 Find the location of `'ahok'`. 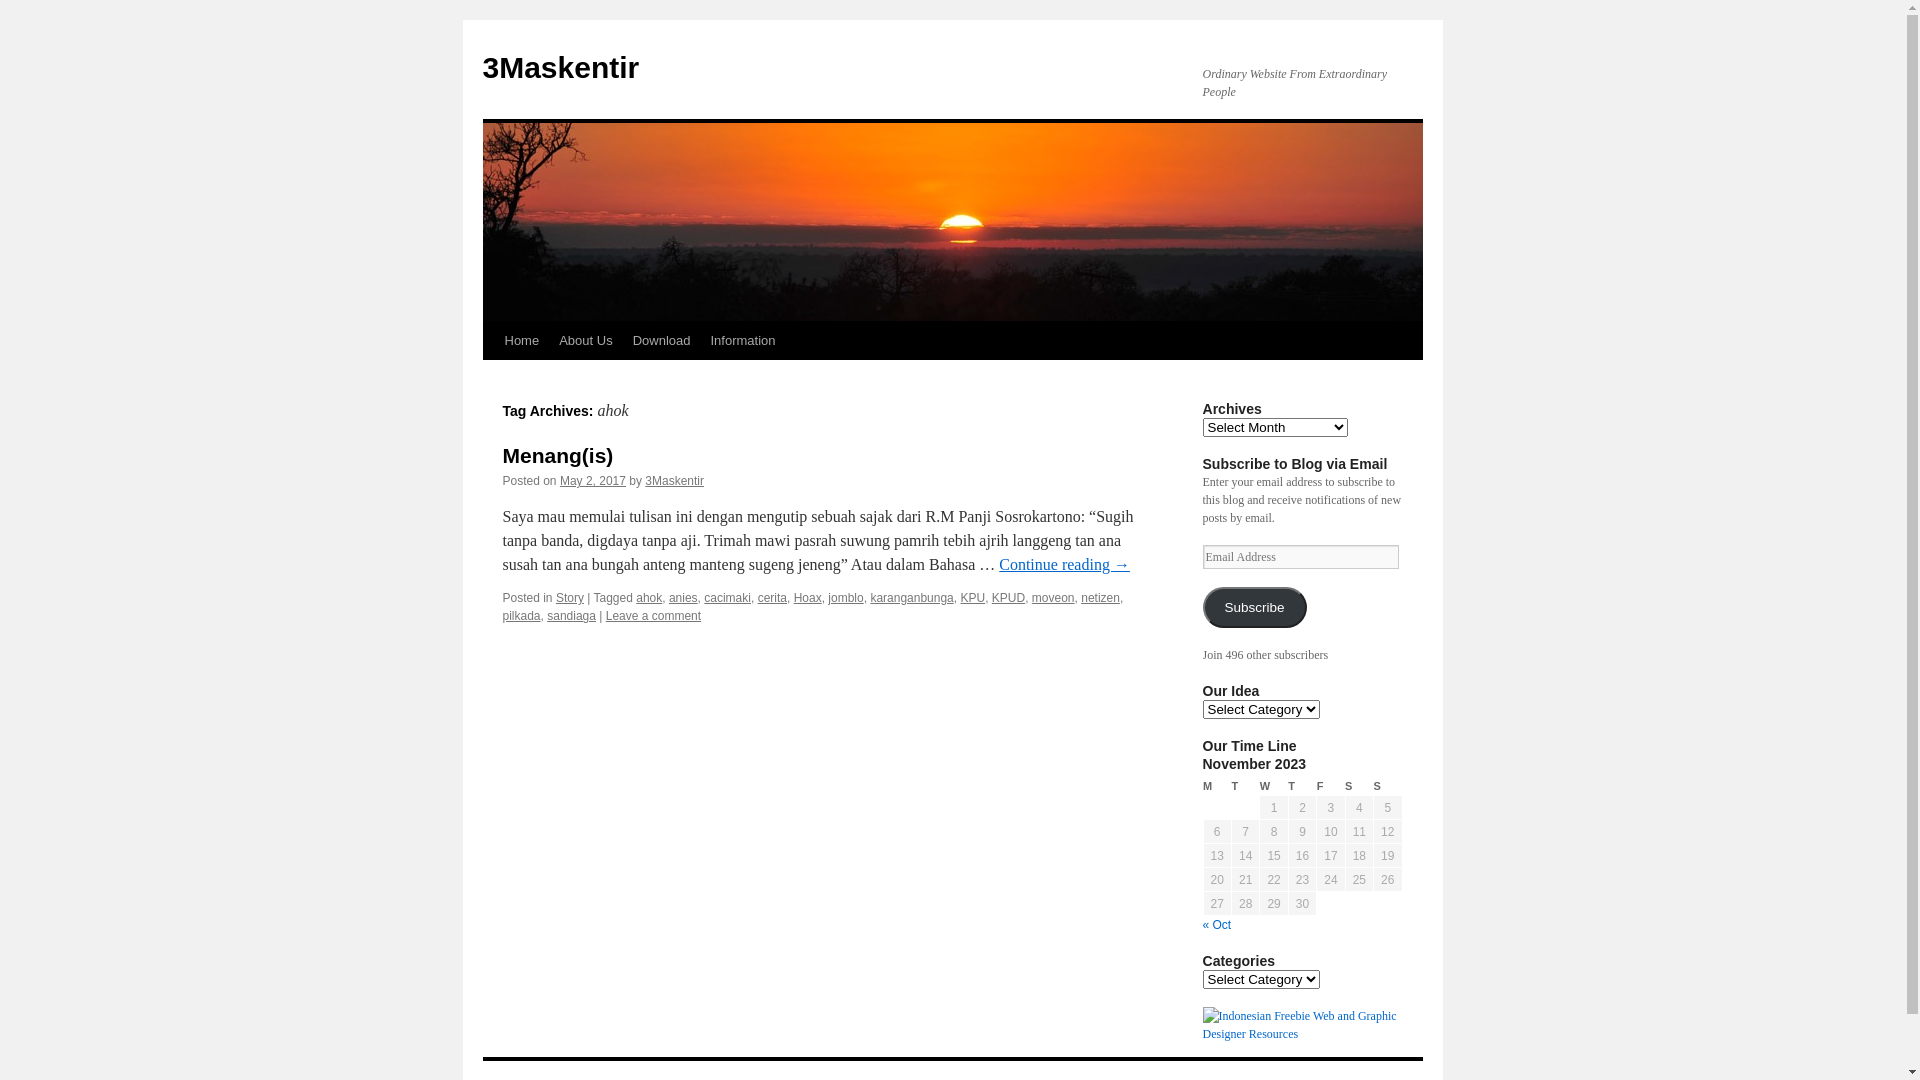

'ahok' is located at coordinates (634, 596).